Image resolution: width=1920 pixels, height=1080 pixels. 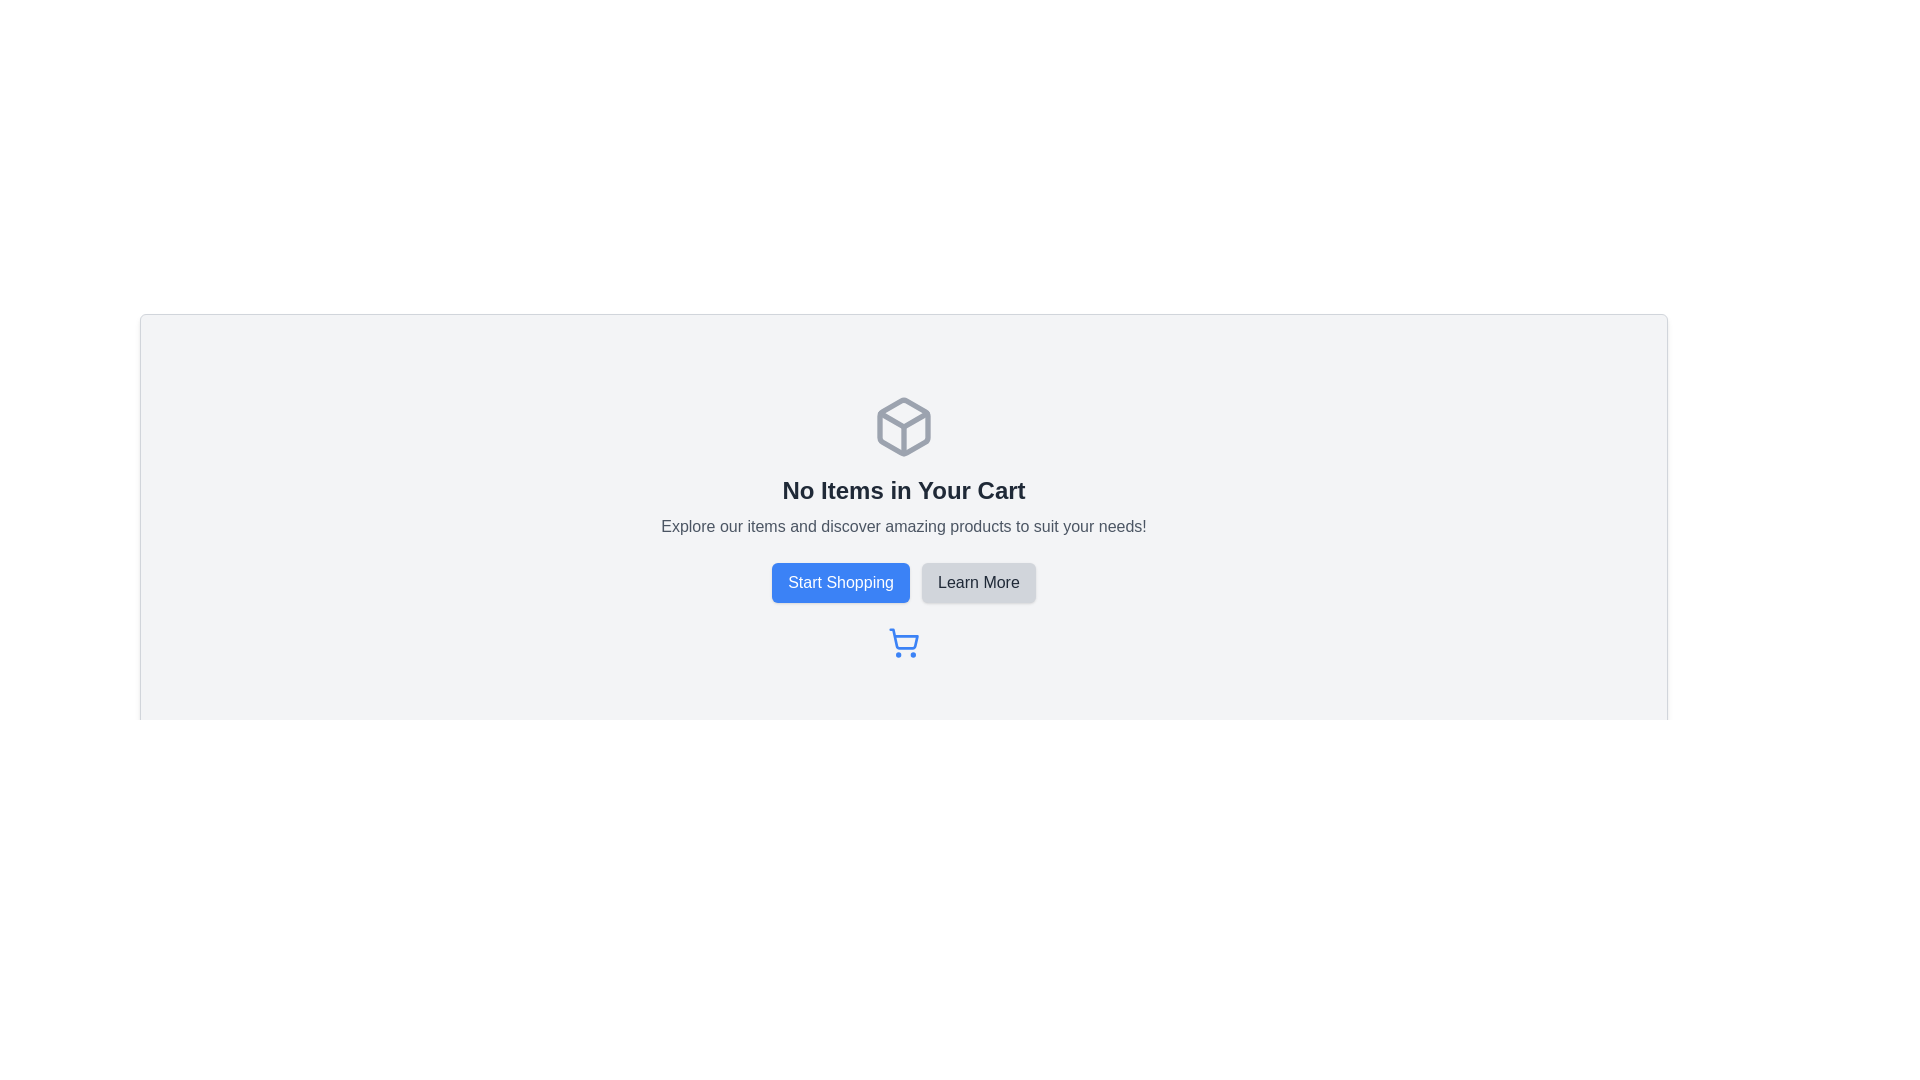 What do you see at coordinates (902, 526) in the screenshot?
I see `the text display that provides additional information or instructions to the user, located below the header 'No Items in Your Cart' and above the buttons 'Start Shopping' and 'Learn More'` at bounding box center [902, 526].